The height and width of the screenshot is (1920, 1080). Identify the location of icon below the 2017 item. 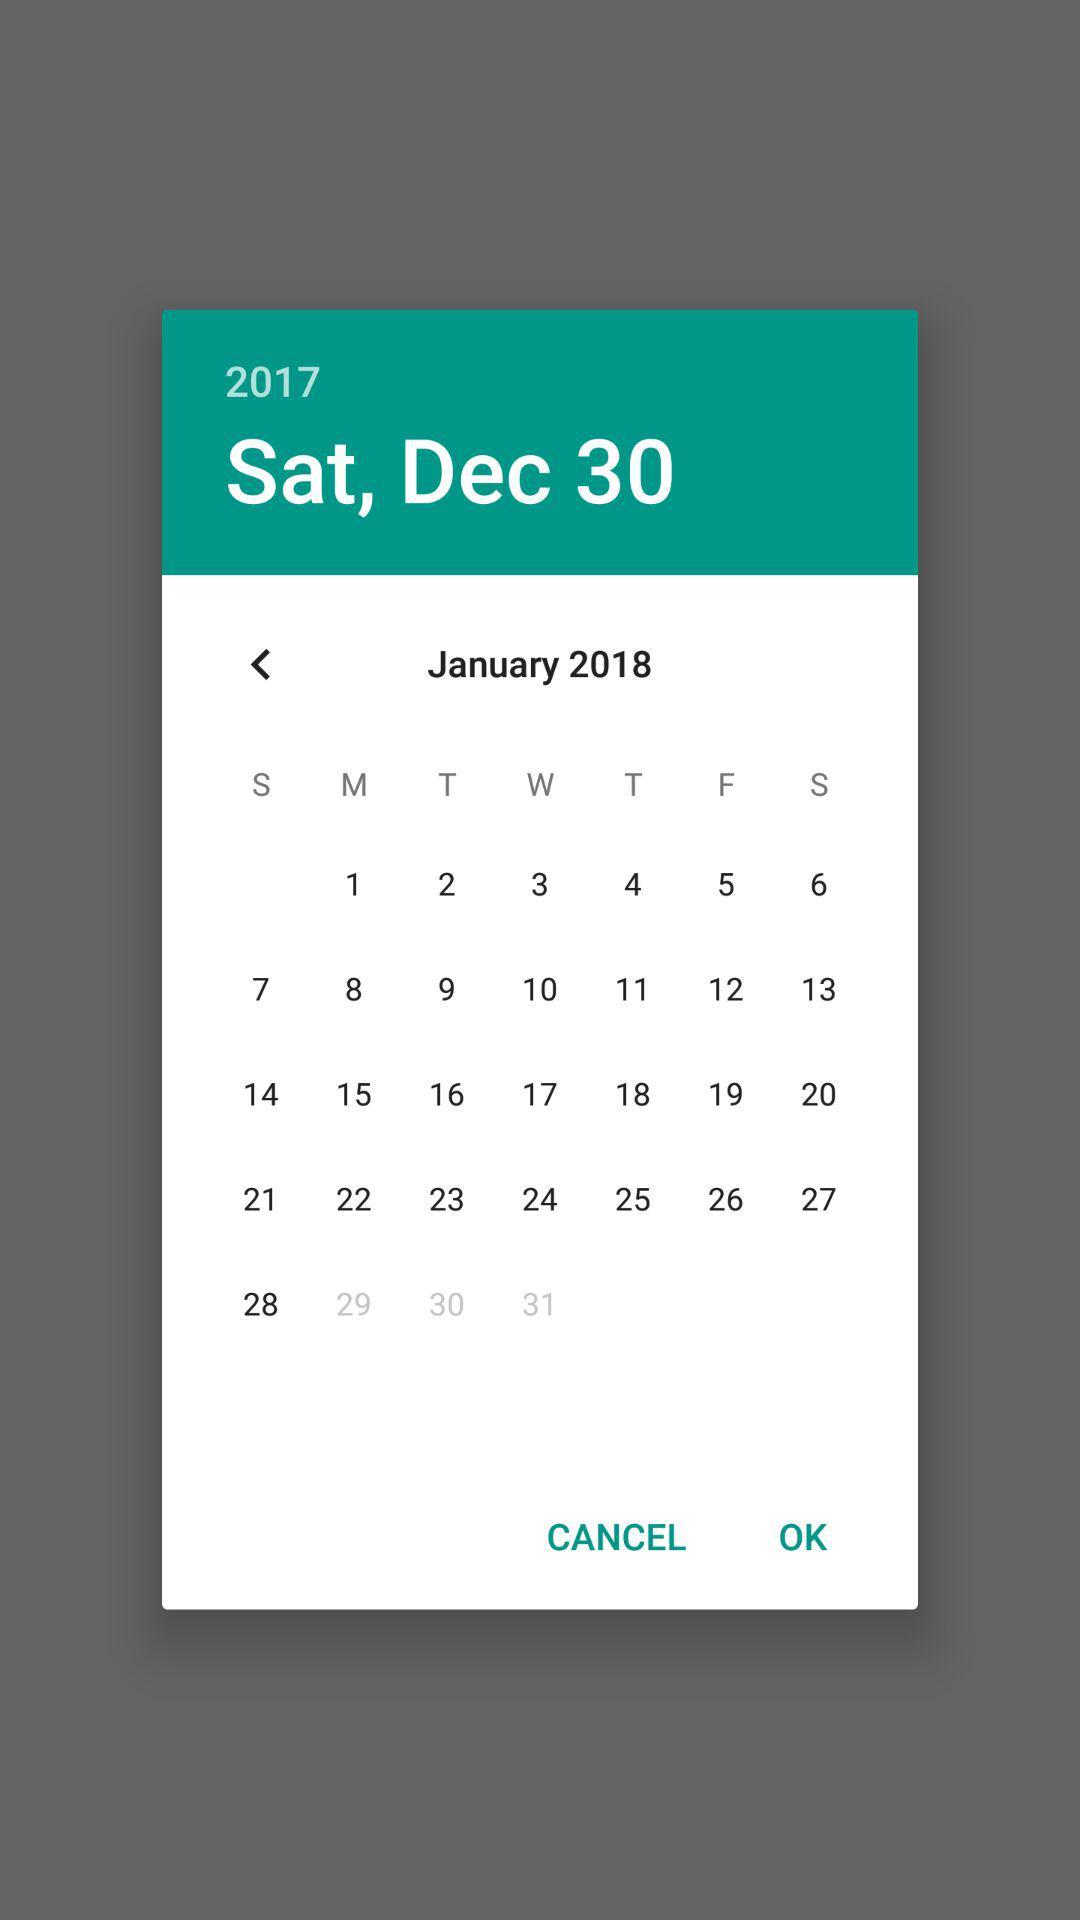
(450, 467).